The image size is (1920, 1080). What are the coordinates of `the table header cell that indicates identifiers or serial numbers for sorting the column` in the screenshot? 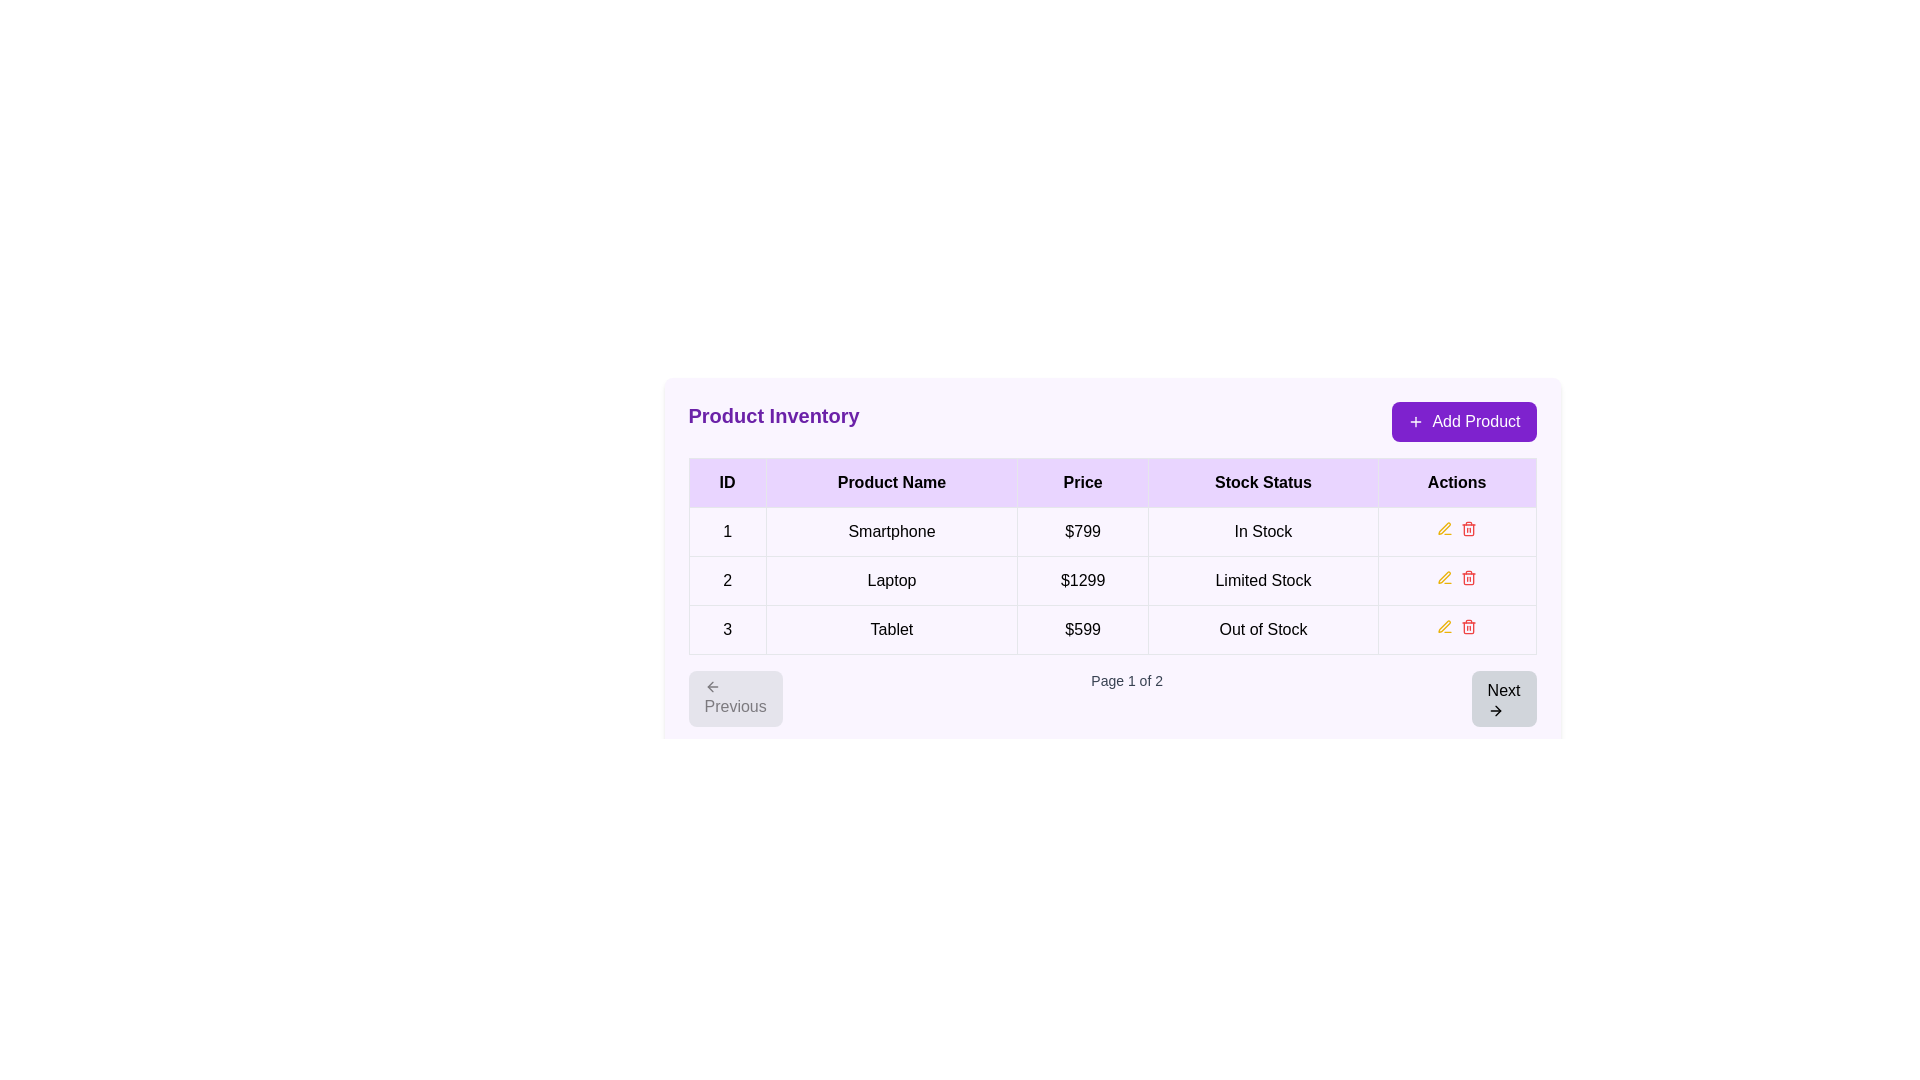 It's located at (726, 482).